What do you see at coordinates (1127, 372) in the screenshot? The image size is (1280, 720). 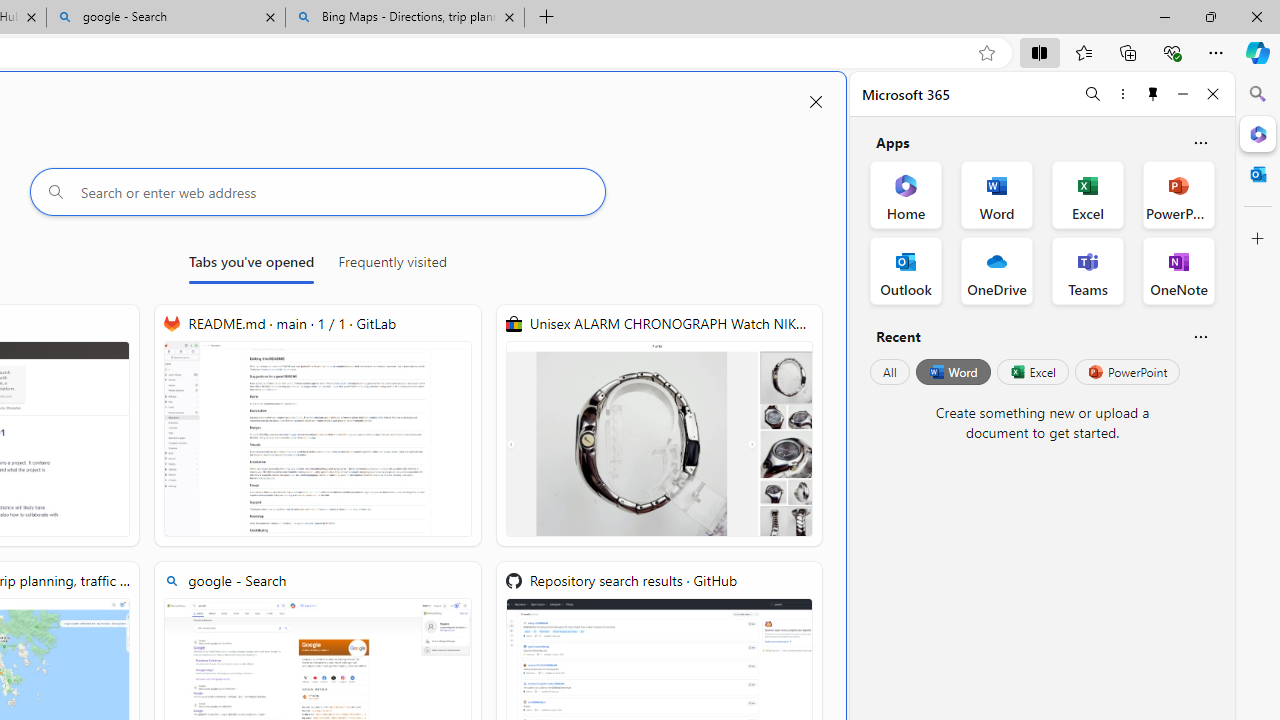 I see `'PowerPoint'` at bounding box center [1127, 372].